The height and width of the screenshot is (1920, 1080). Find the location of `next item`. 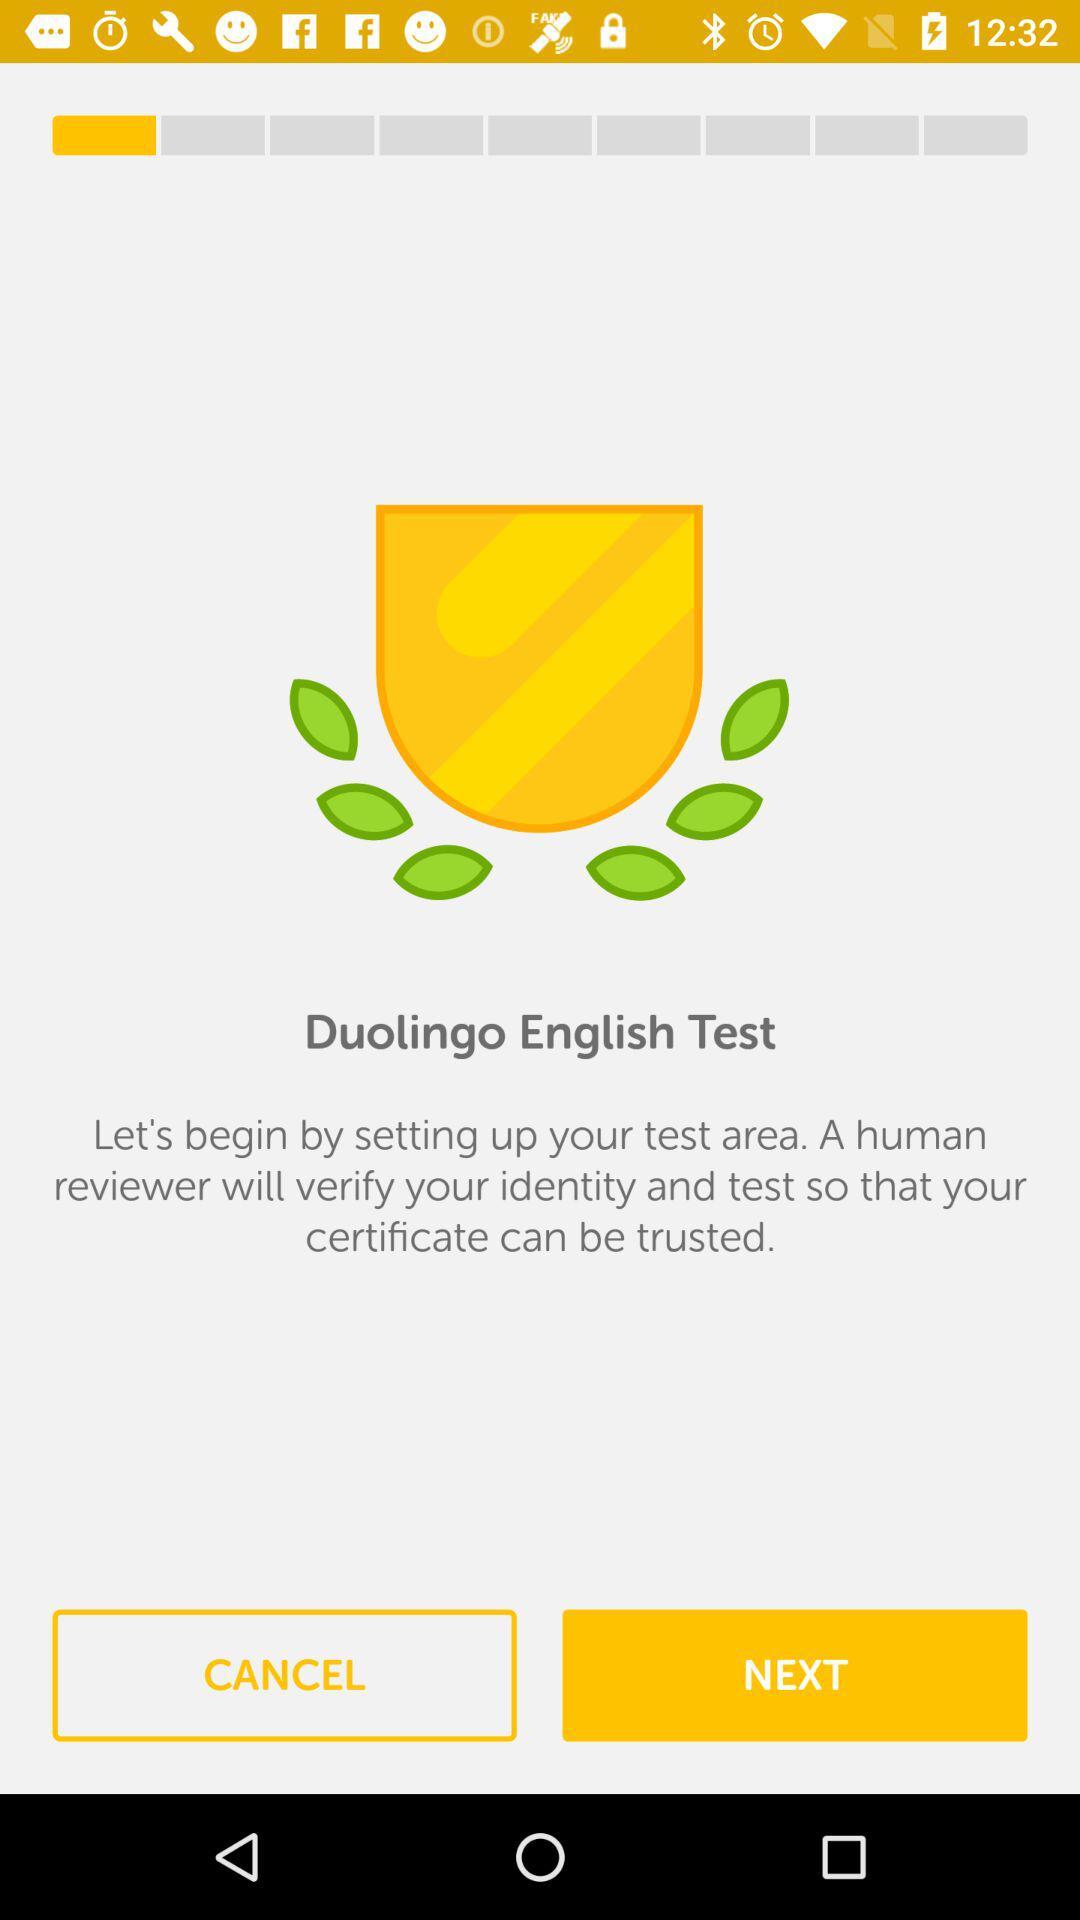

next item is located at coordinates (793, 1675).